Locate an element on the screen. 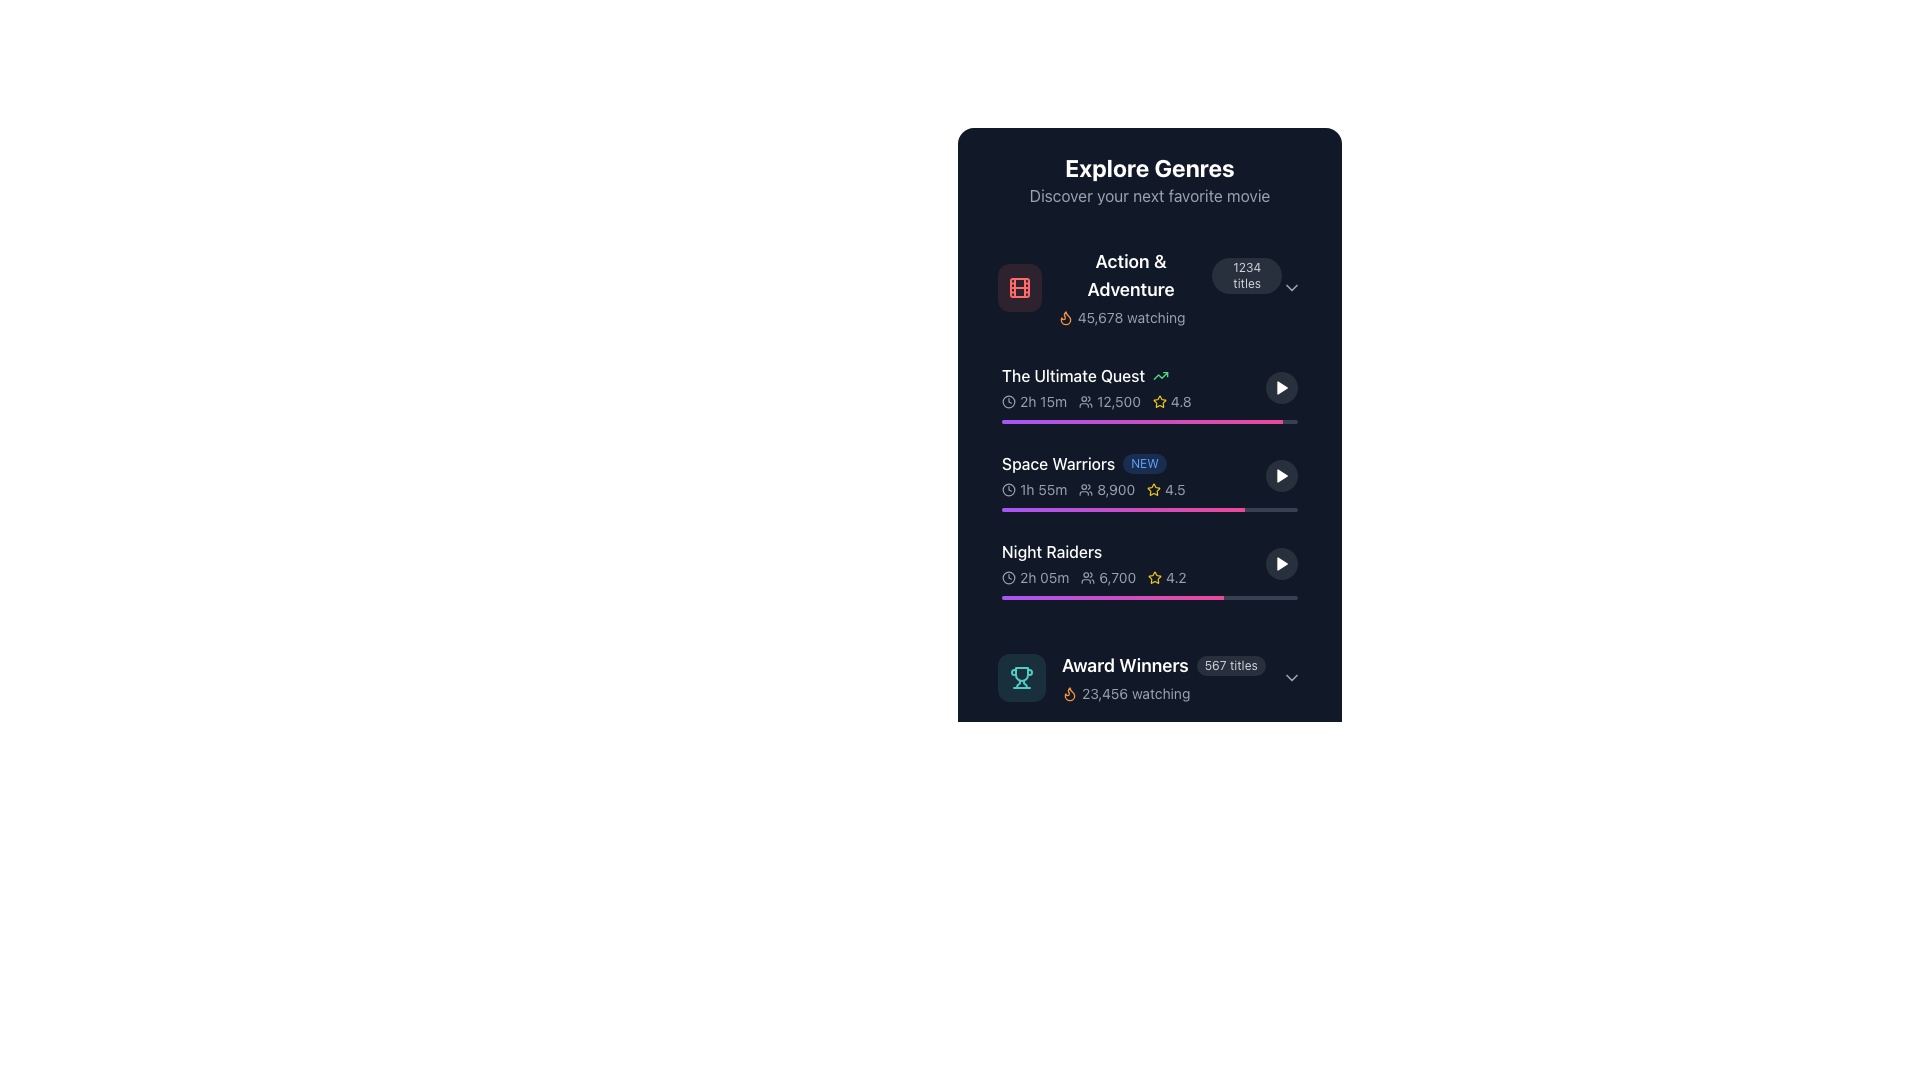 Image resolution: width=1920 pixels, height=1080 pixels. the filled section of the Progress bar segment representing 82% completion under the 'Space Warriors' list entry is located at coordinates (1123, 508).